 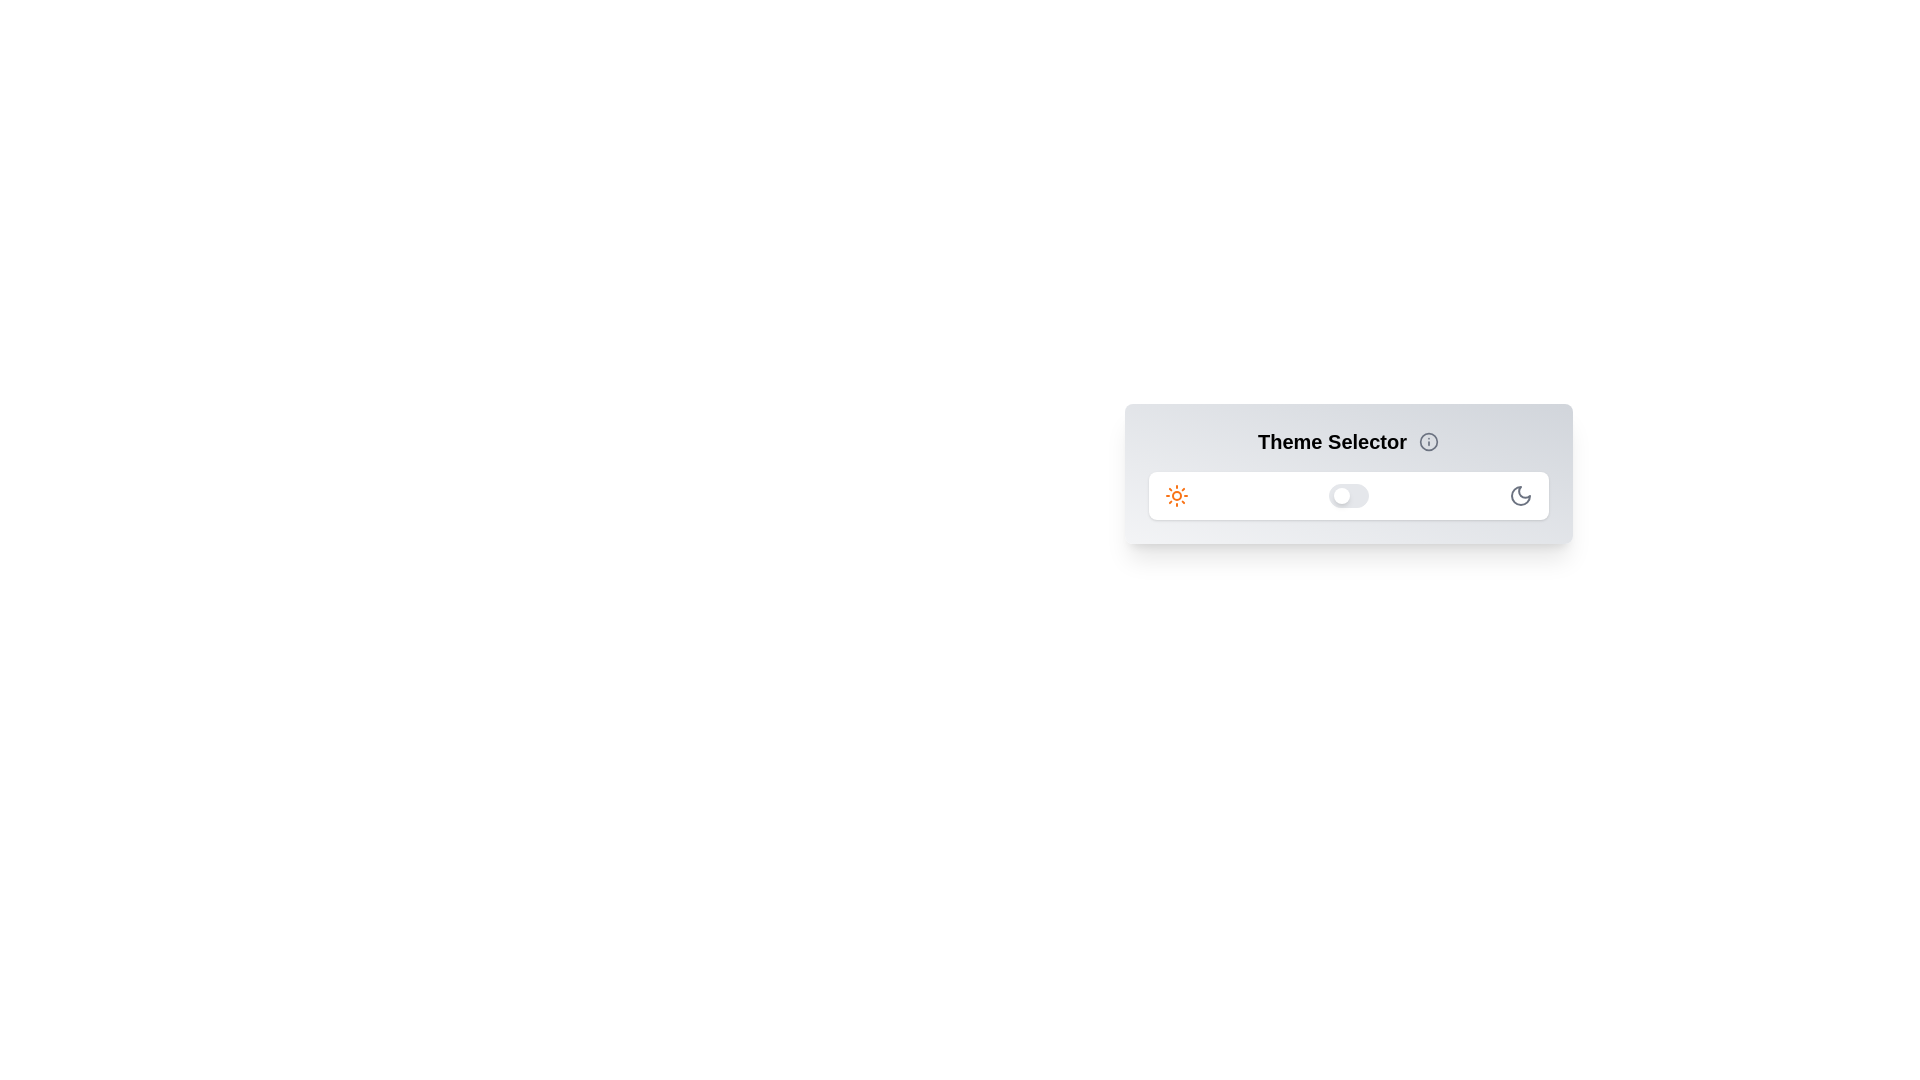 What do you see at coordinates (1176, 495) in the screenshot?
I see `the sun icon to trigger its interaction` at bounding box center [1176, 495].